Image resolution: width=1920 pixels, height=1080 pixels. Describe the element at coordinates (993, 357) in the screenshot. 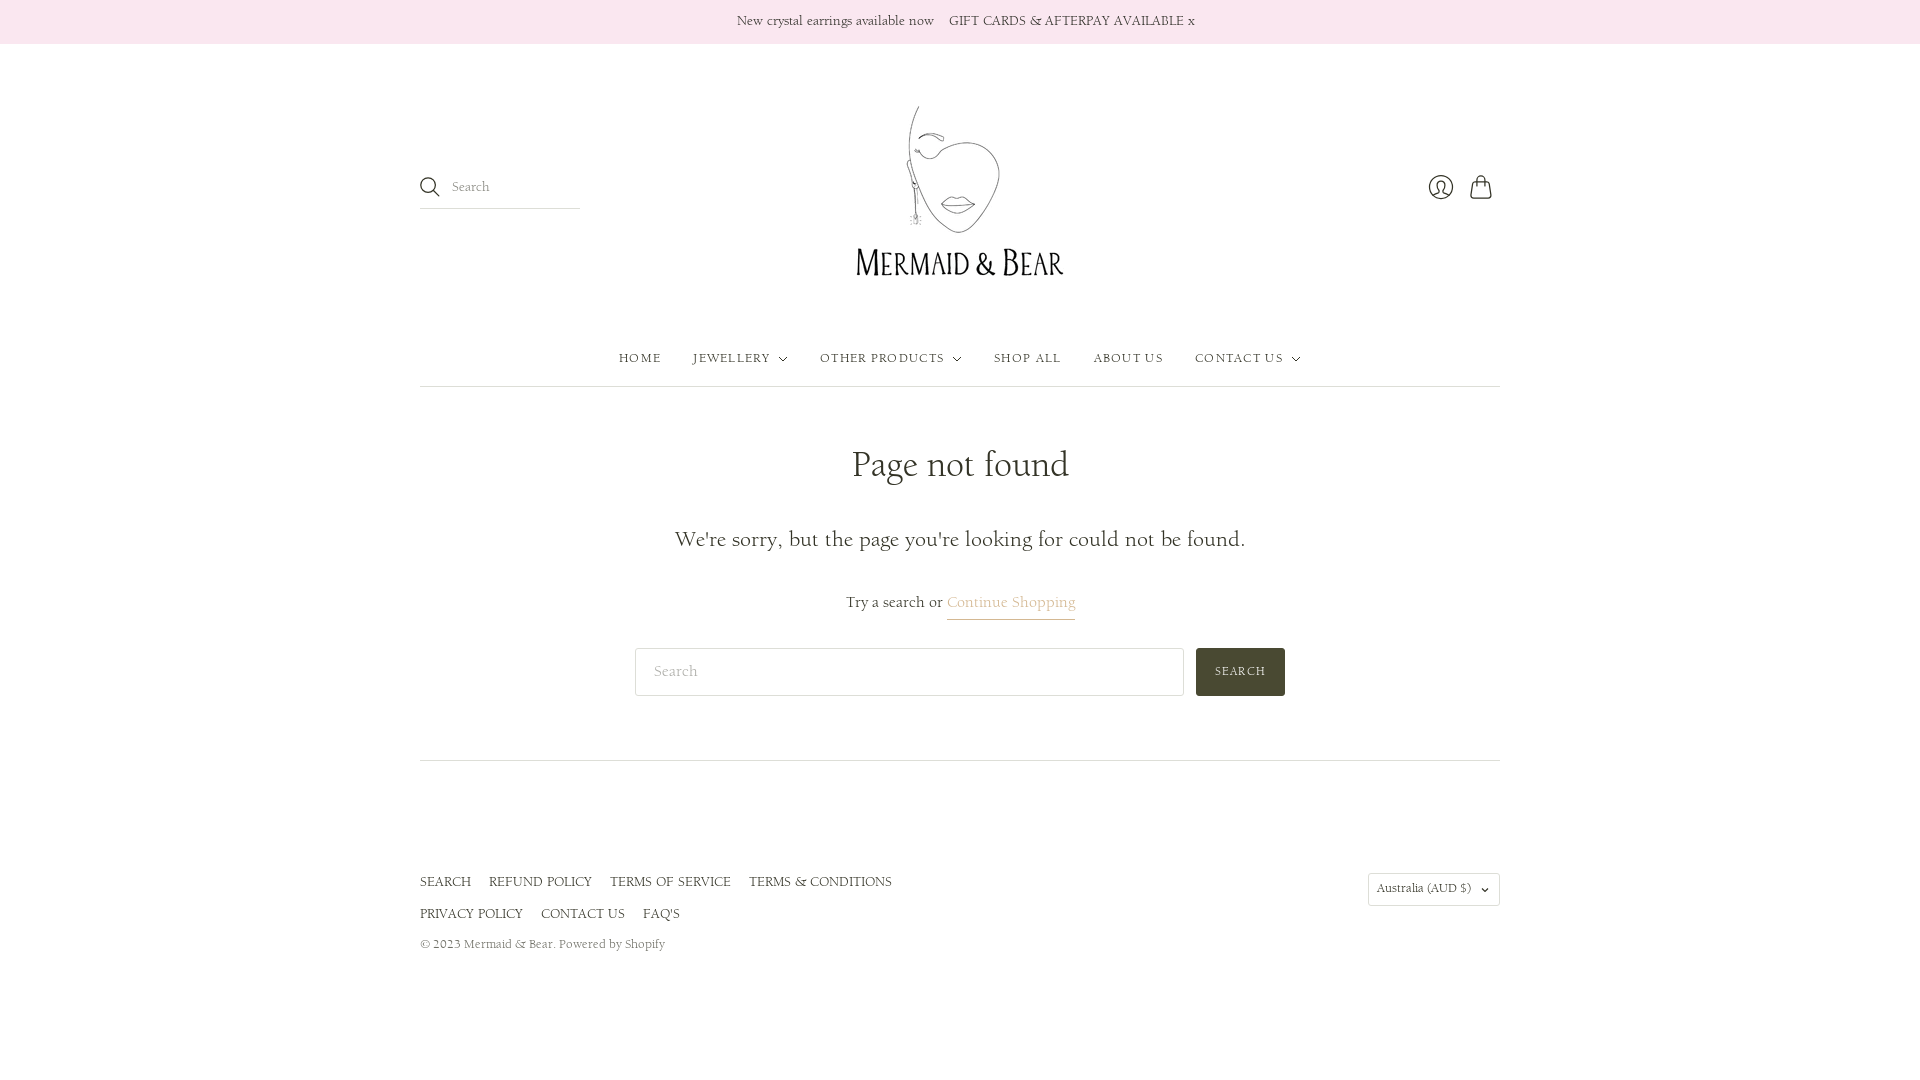

I see `'SHOP ALL'` at that location.